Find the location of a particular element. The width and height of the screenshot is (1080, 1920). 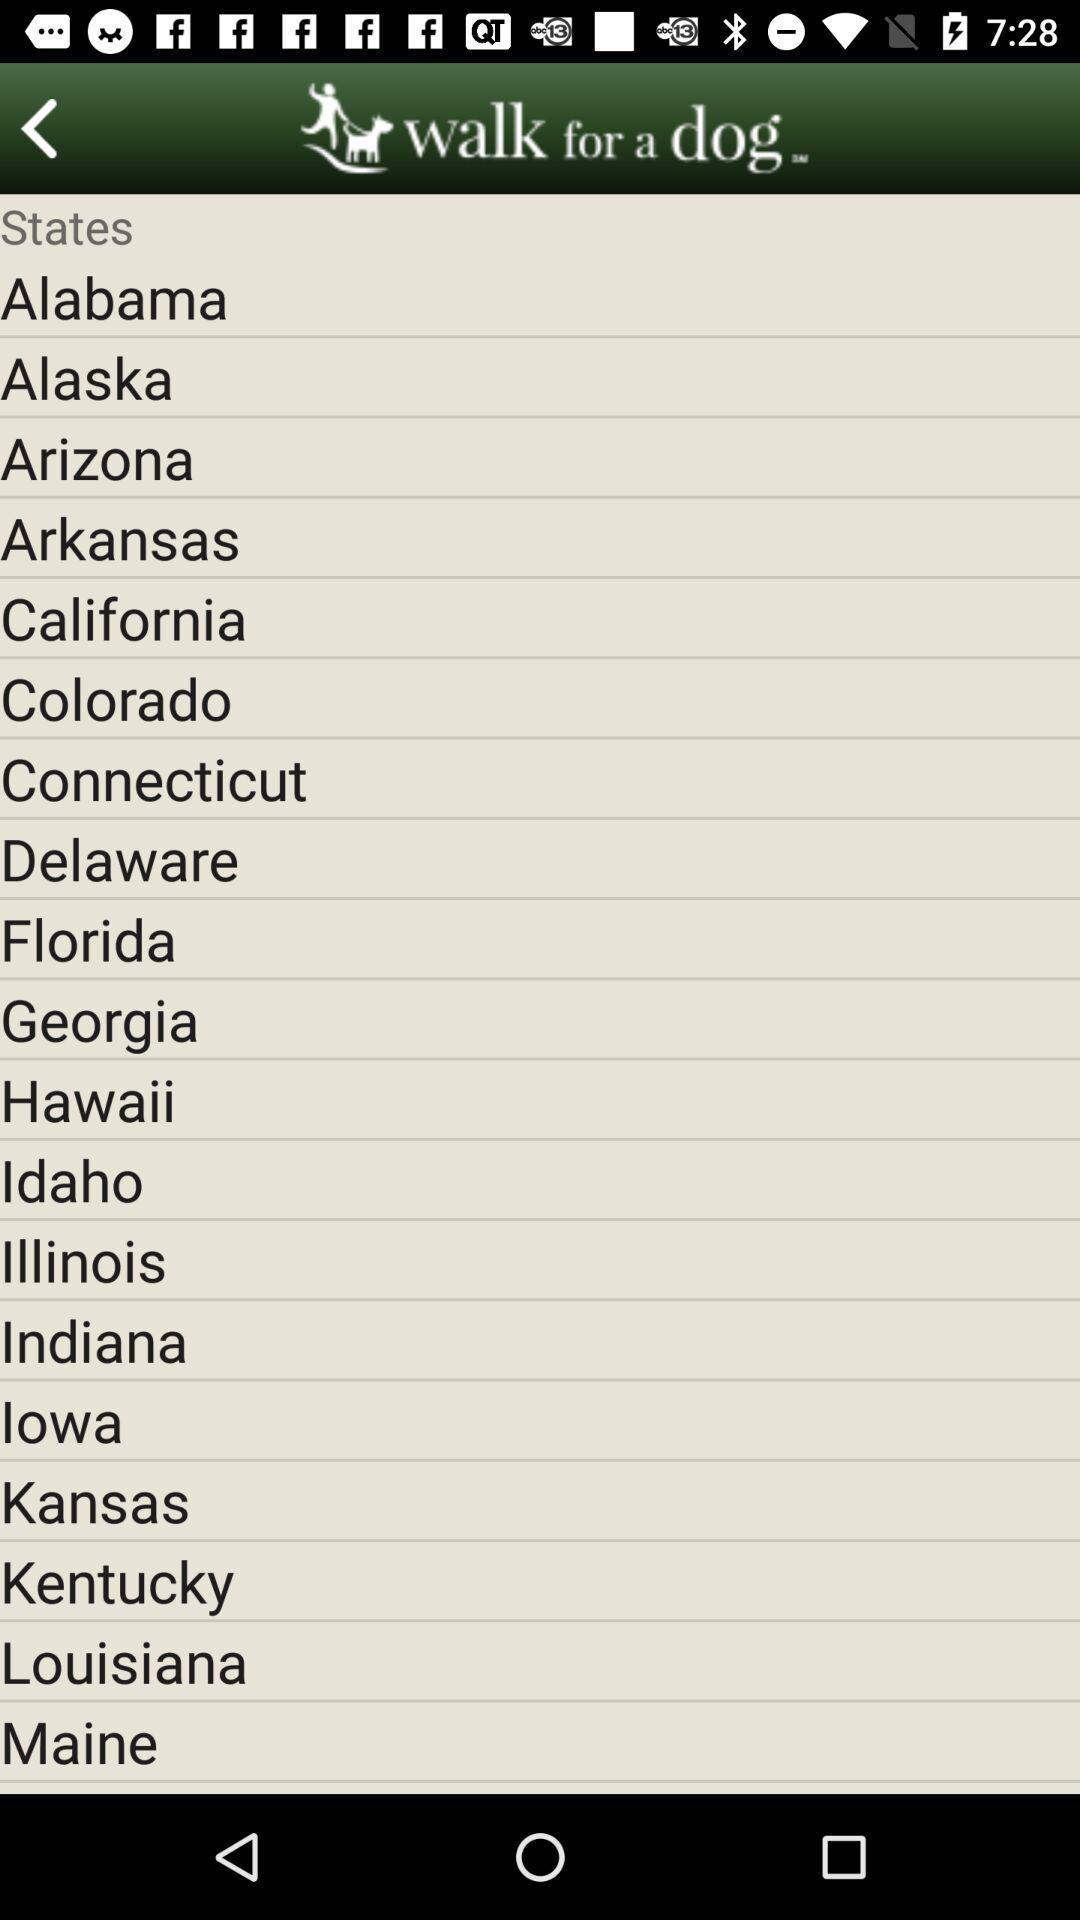

the arrow_backward icon is located at coordinates (39, 127).